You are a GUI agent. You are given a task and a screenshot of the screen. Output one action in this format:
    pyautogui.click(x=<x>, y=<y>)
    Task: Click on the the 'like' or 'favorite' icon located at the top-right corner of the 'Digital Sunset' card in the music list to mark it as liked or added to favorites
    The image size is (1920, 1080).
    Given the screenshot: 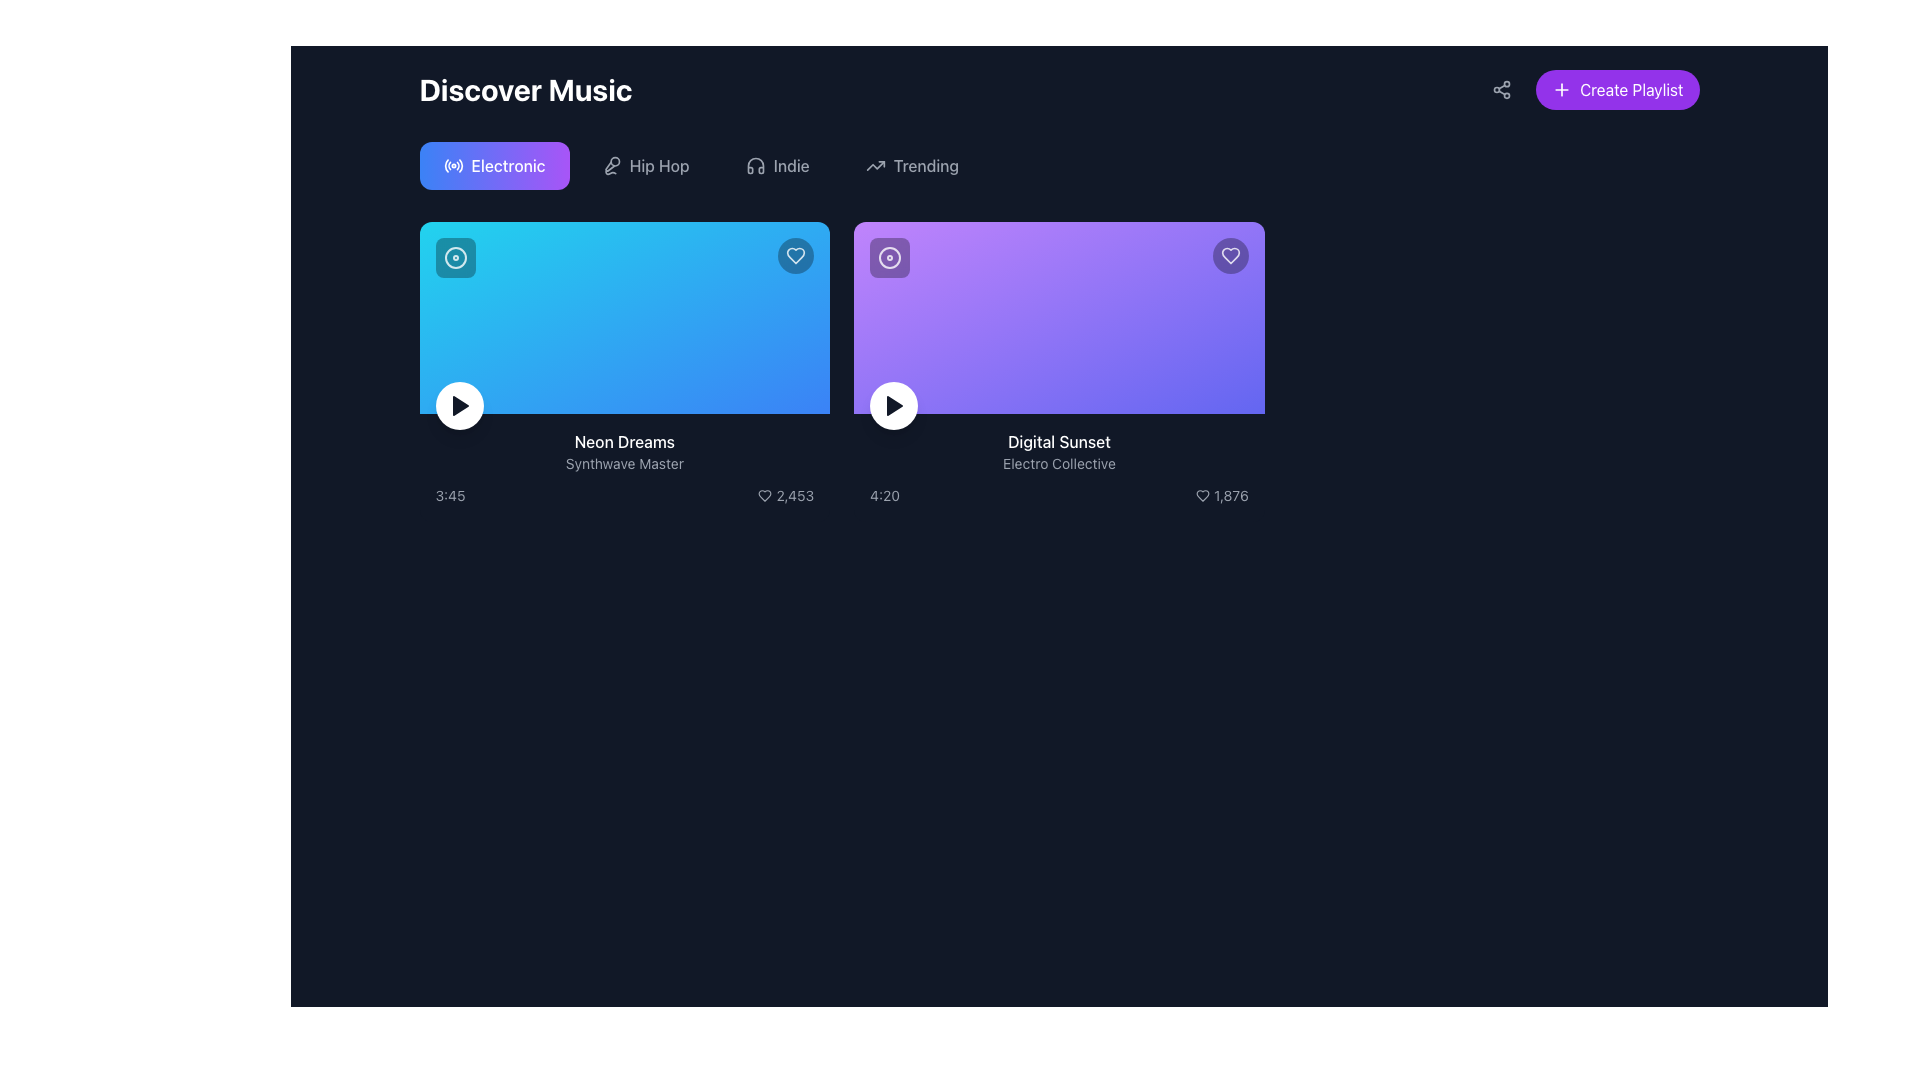 What is the action you would take?
    pyautogui.click(x=1229, y=254)
    